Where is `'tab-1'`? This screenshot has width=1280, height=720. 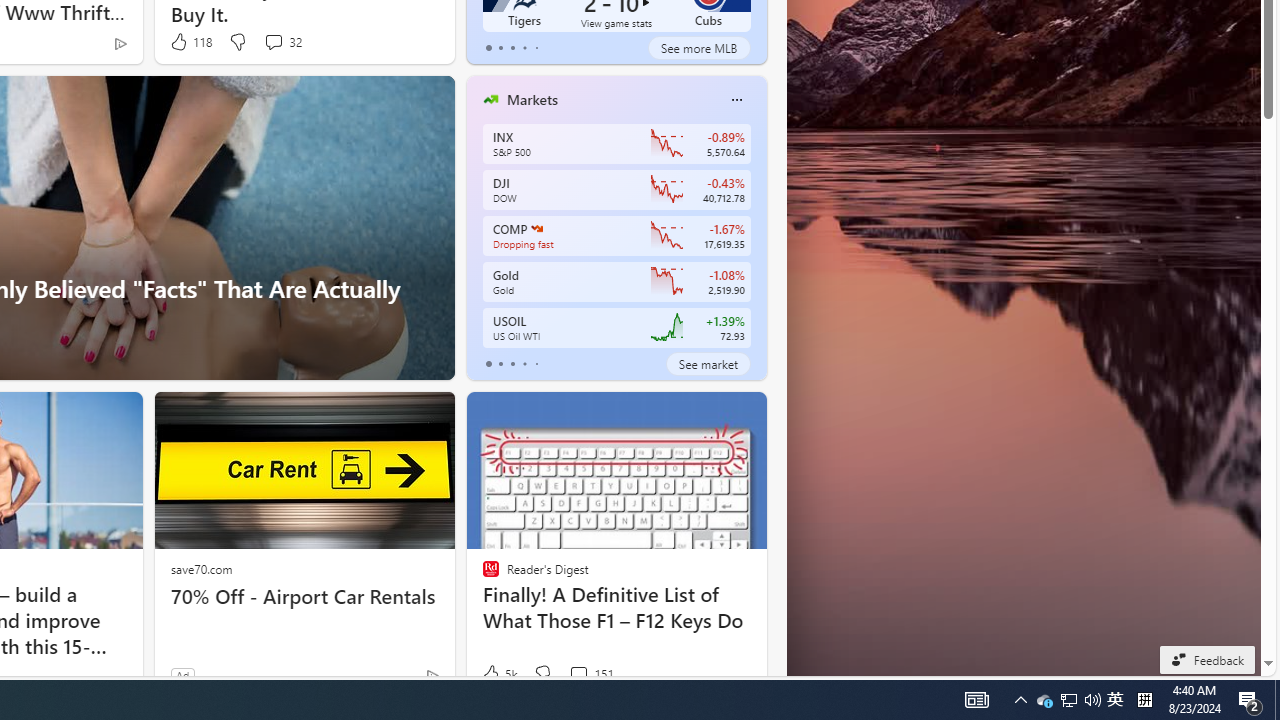 'tab-1' is located at coordinates (500, 363).